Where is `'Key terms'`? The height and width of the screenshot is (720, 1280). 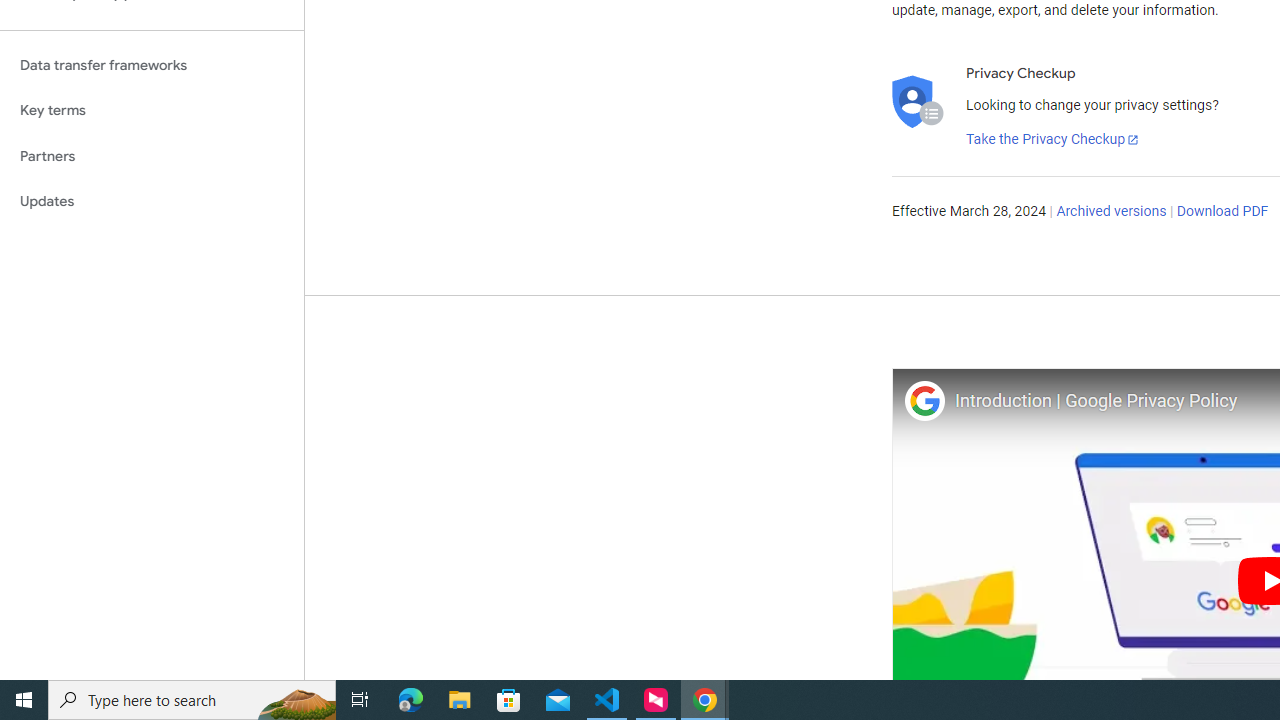
'Key terms' is located at coordinates (151, 110).